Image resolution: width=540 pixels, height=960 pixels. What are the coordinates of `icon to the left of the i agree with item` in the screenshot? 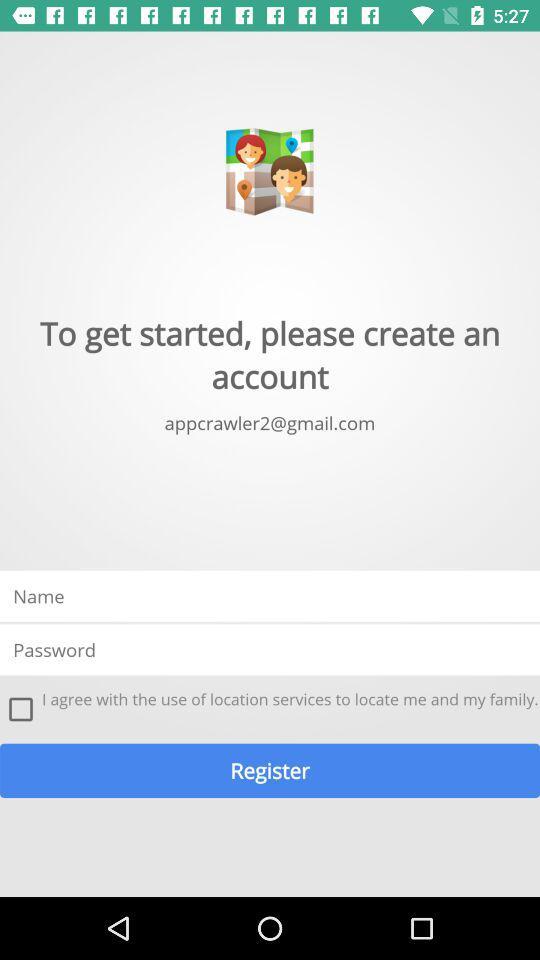 It's located at (20, 709).